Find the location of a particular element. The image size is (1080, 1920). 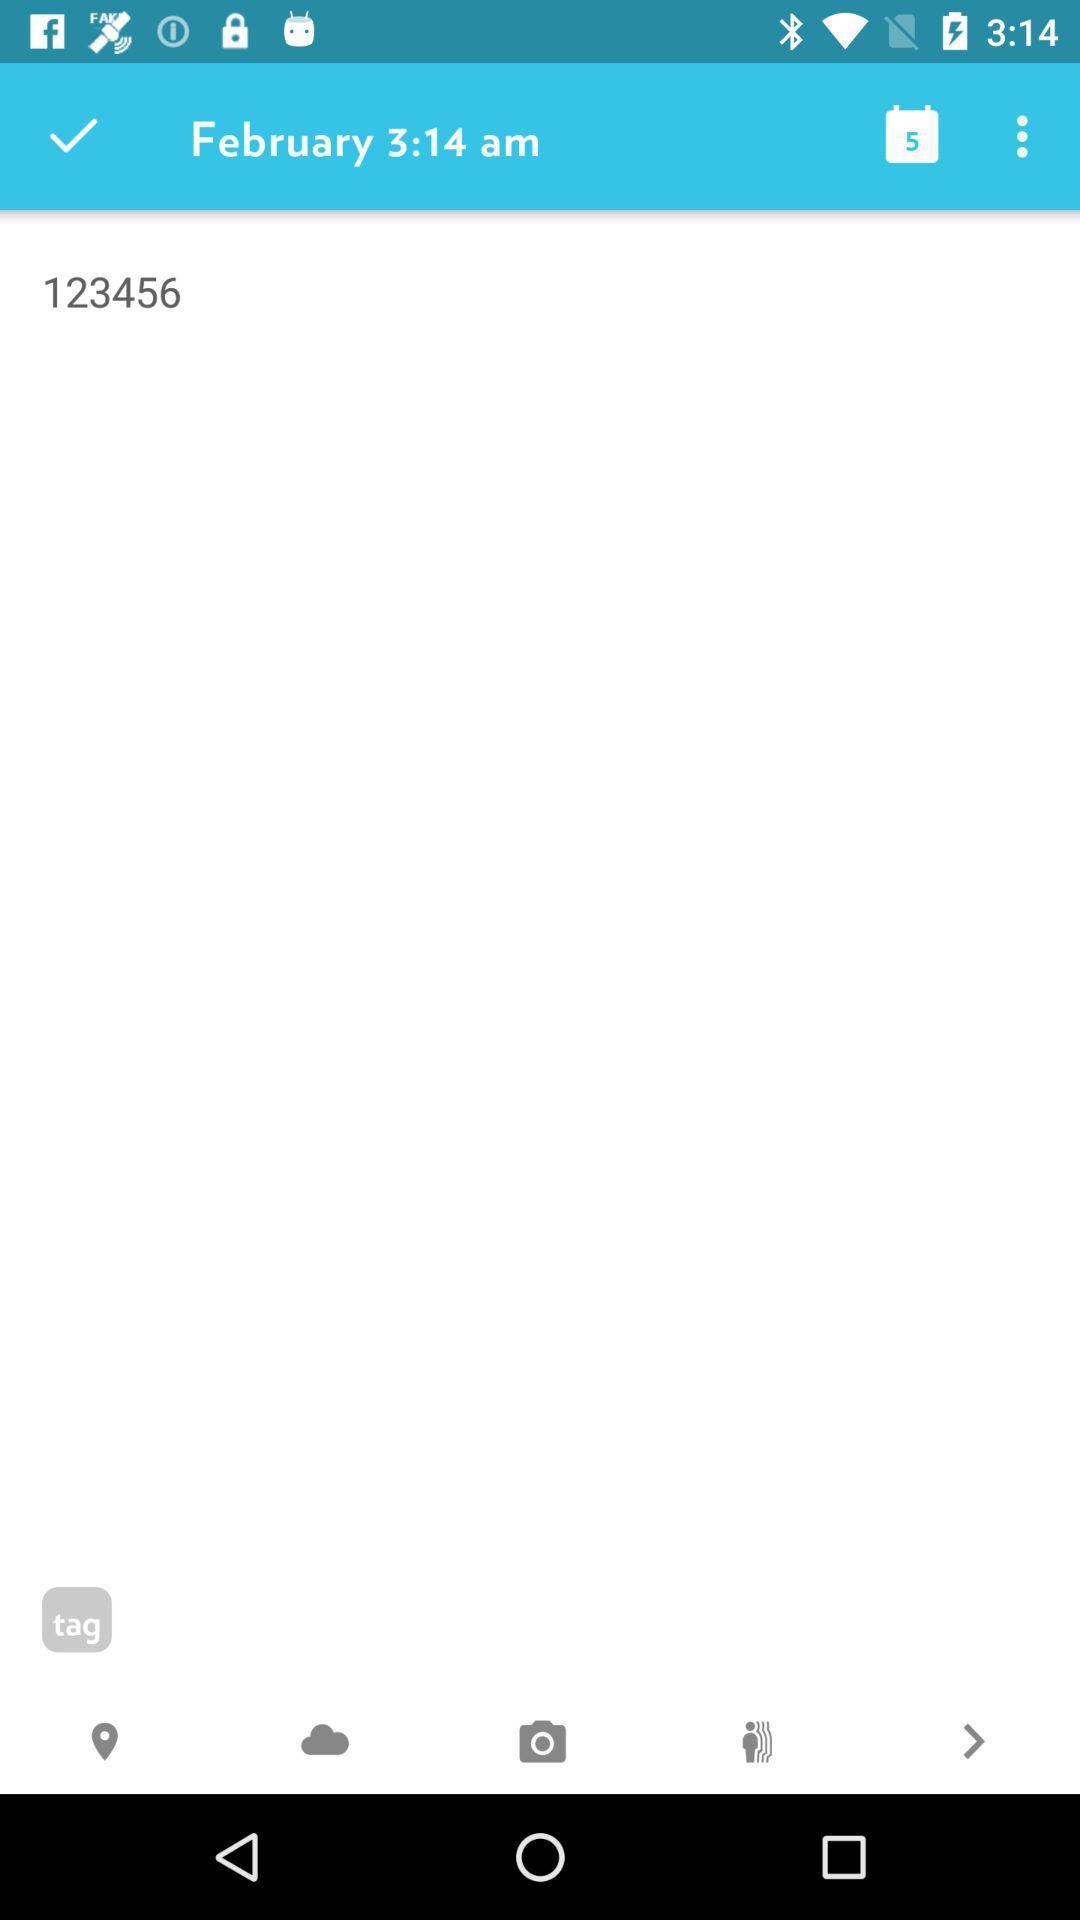

j icon is located at coordinates (323, 1743).